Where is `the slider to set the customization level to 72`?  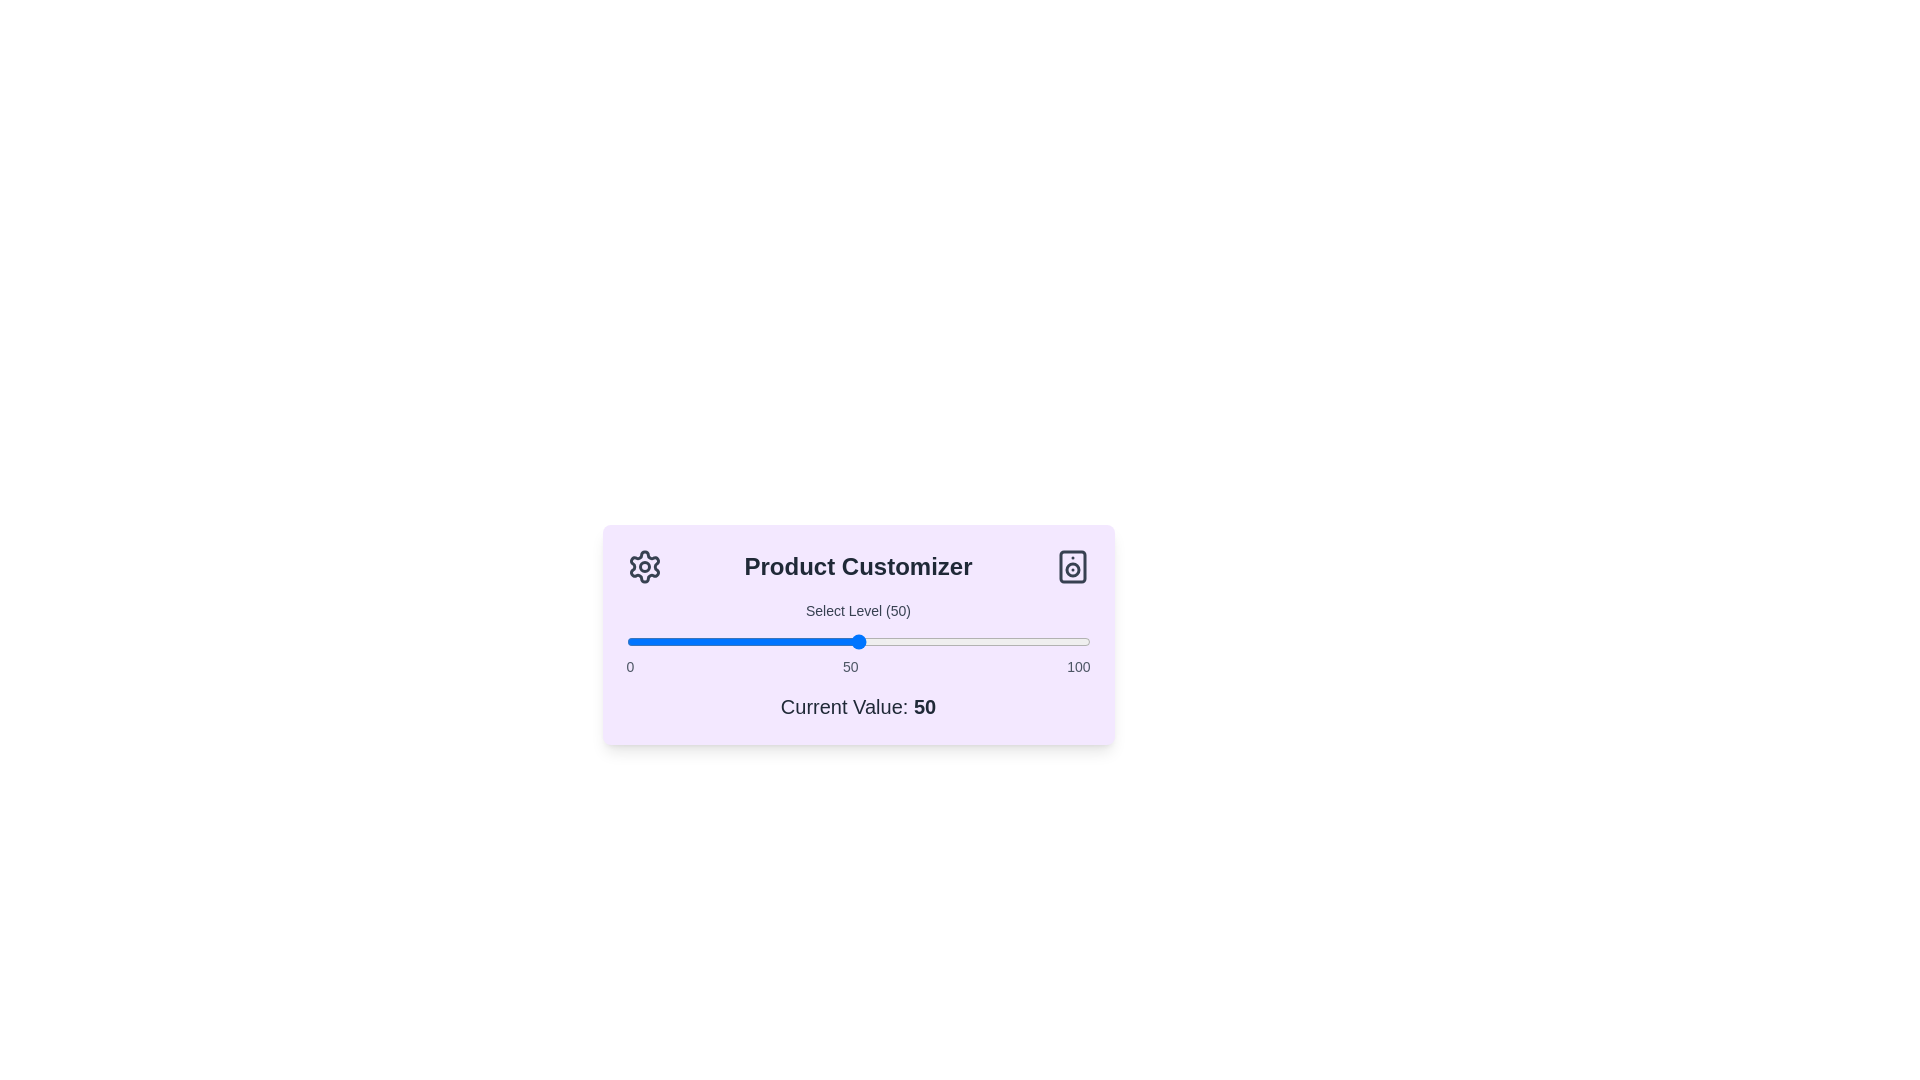
the slider to set the customization level to 72 is located at coordinates (960, 641).